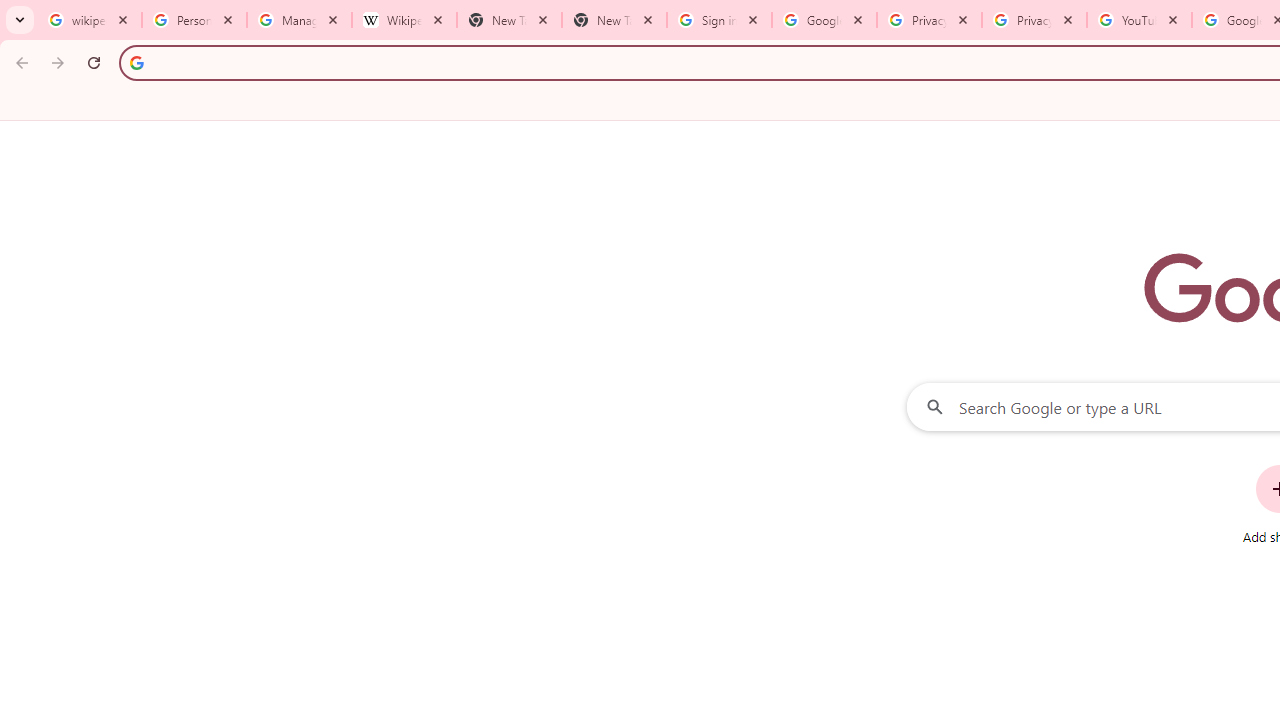 The width and height of the screenshot is (1280, 720). I want to click on 'Wikipedia:Edit requests - Wikipedia', so click(403, 20).